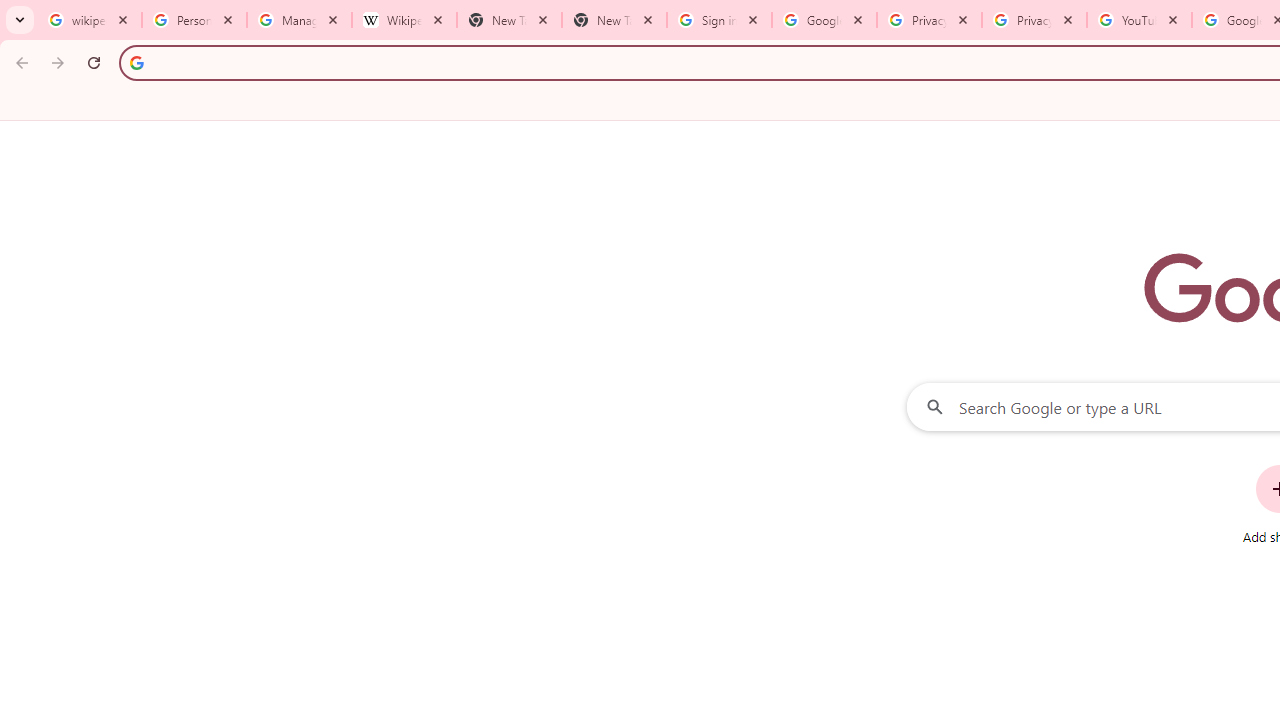 The width and height of the screenshot is (1280, 720). I want to click on 'Wikipedia:Edit requests - Wikipedia', so click(403, 20).